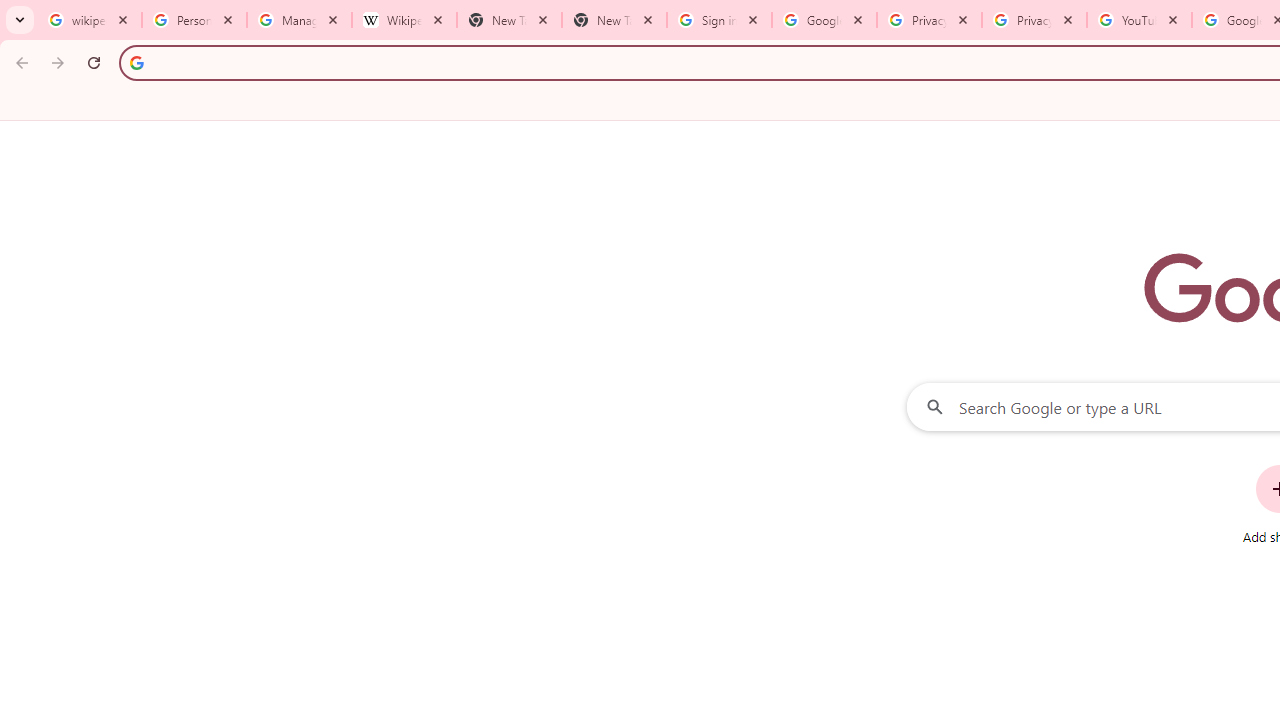 The width and height of the screenshot is (1280, 720). I want to click on 'Wikipedia:Edit requests - Wikipedia', so click(403, 20).